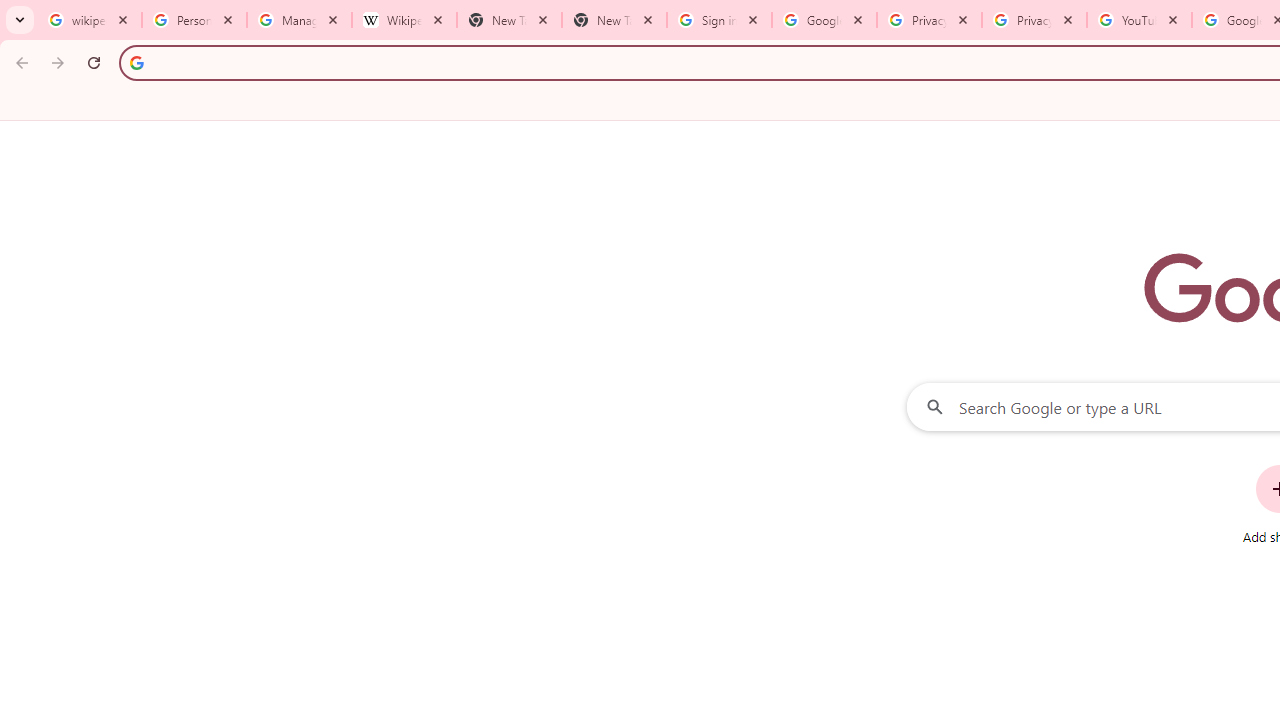 The width and height of the screenshot is (1280, 720). I want to click on 'Wikipedia:Edit requests - Wikipedia', so click(403, 20).